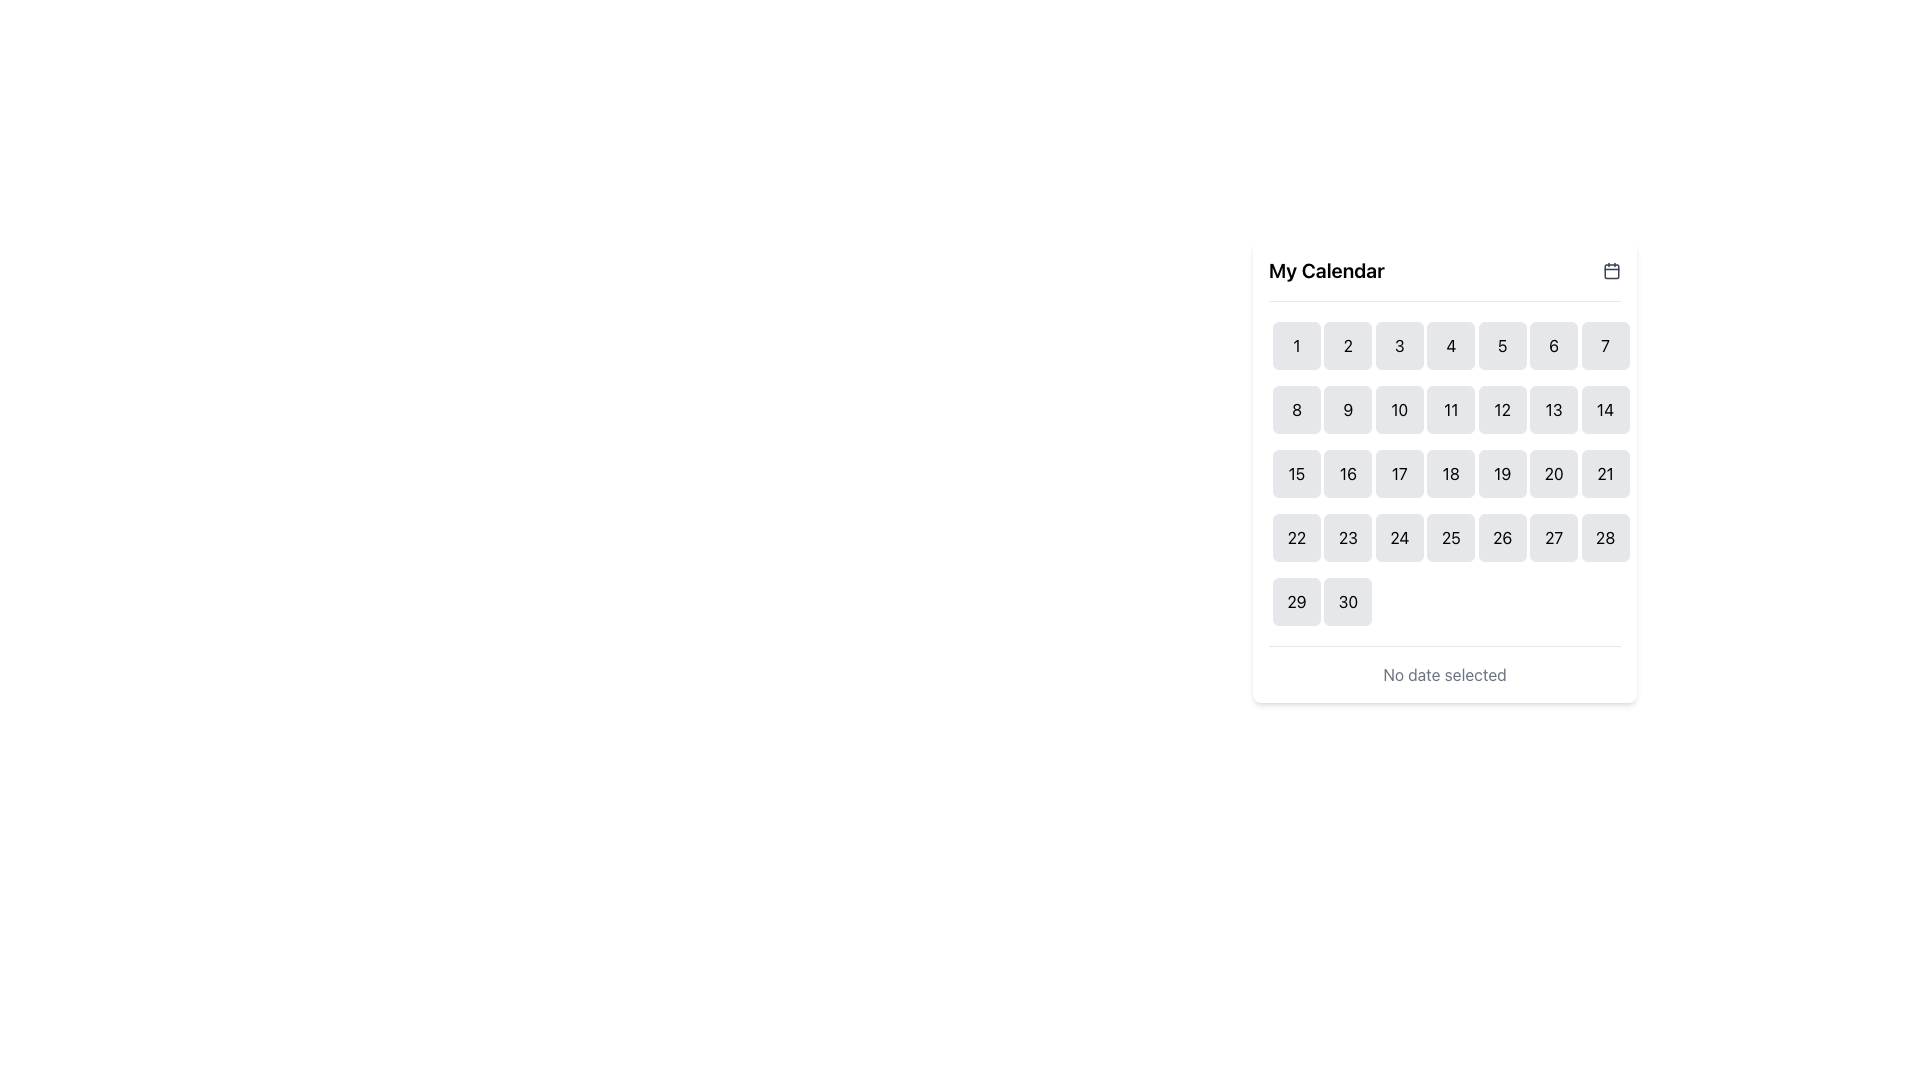 The width and height of the screenshot is (1920, 1080). I want to click on the square button with rounded borders, light gray background, and the number '17' centered in black text, located in the third row and third column of the calendar grid interface titled 'My Calendar', so click(1398, 474).